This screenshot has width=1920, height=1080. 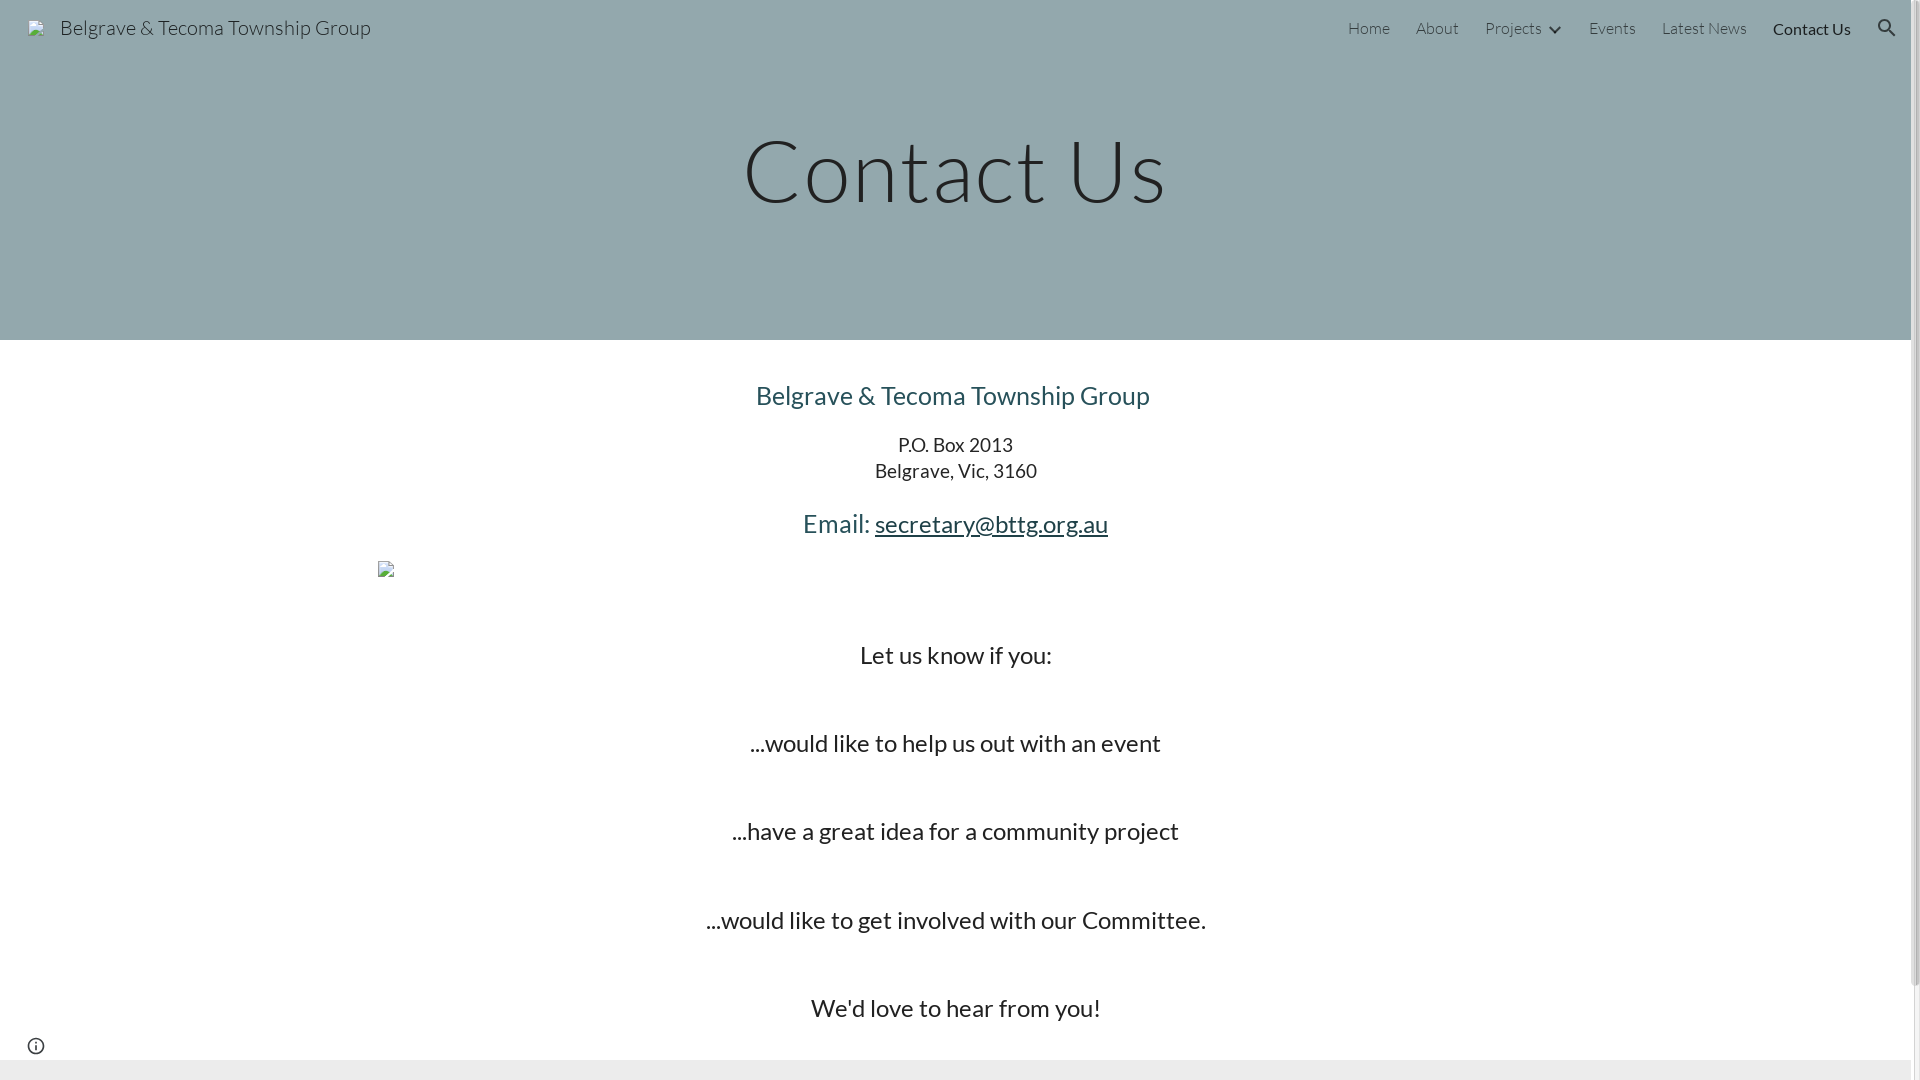 What do you see at coordinates (1513, 27) in the screenshot?
I see `'Projects'` at bounding box center [1513, 27].